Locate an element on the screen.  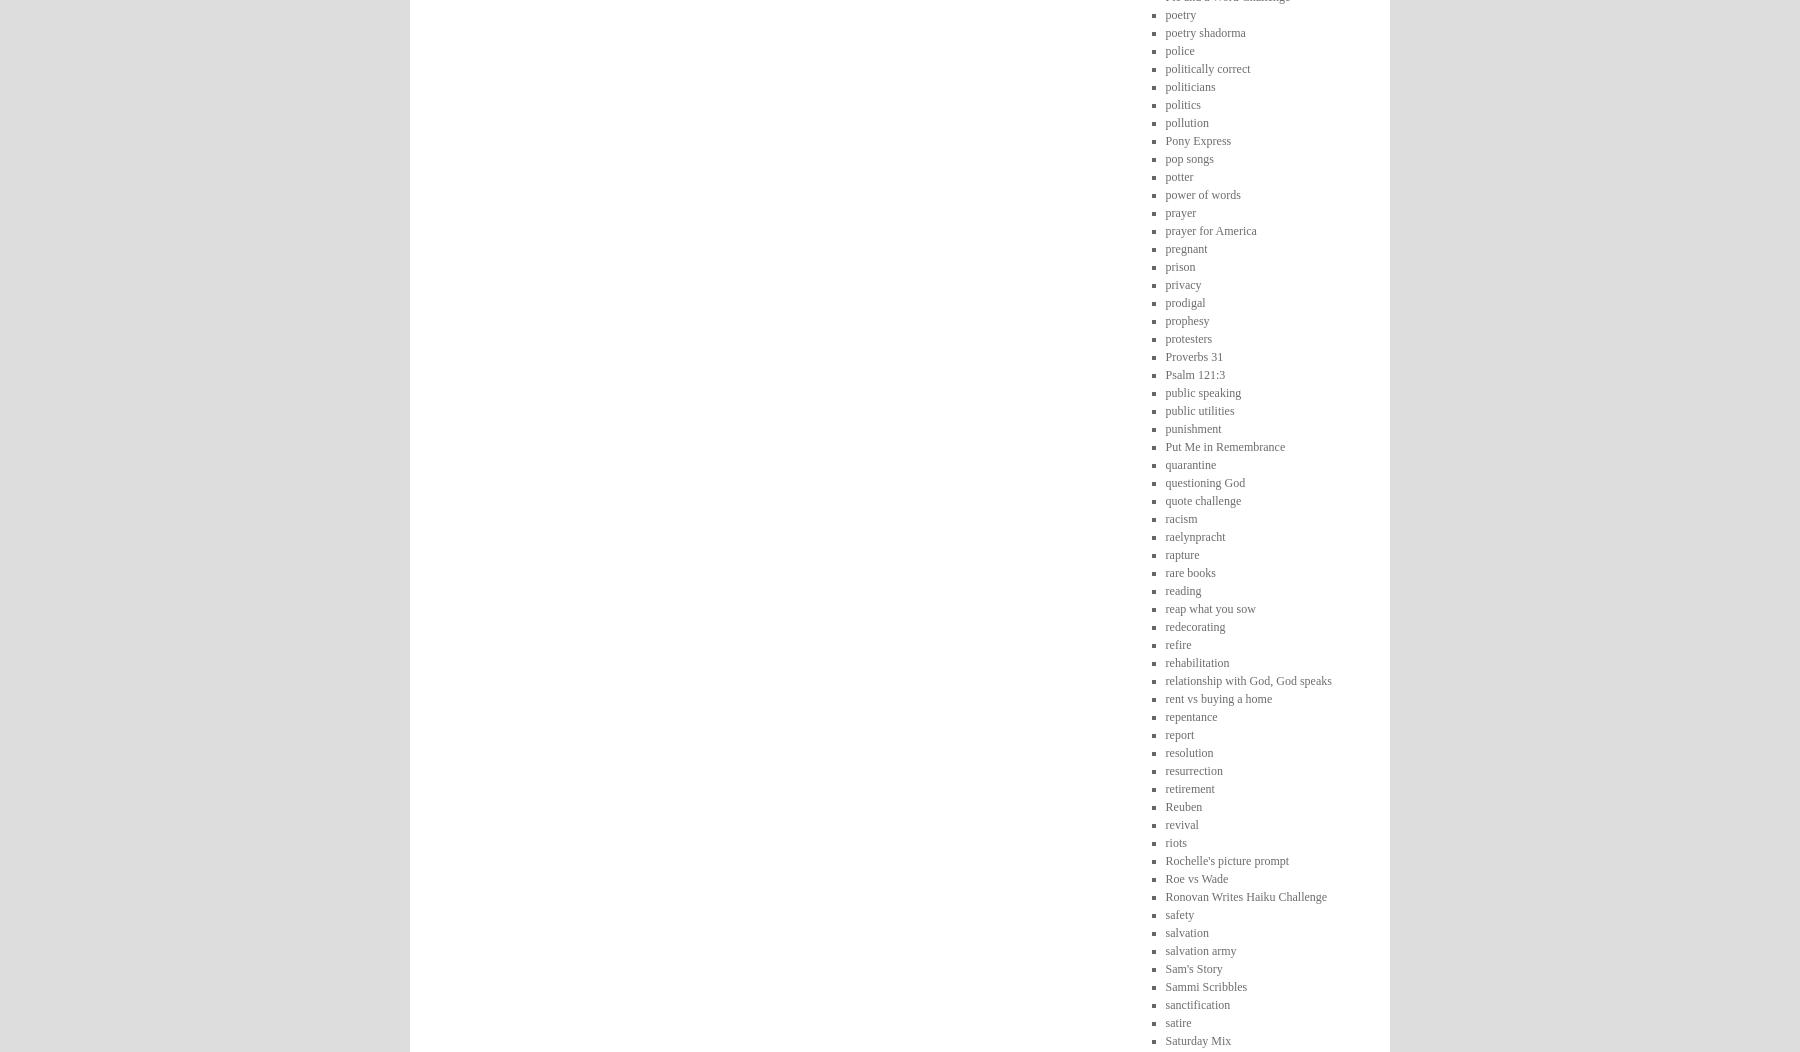
'resurrection' is located at coordinates (1192, 768).